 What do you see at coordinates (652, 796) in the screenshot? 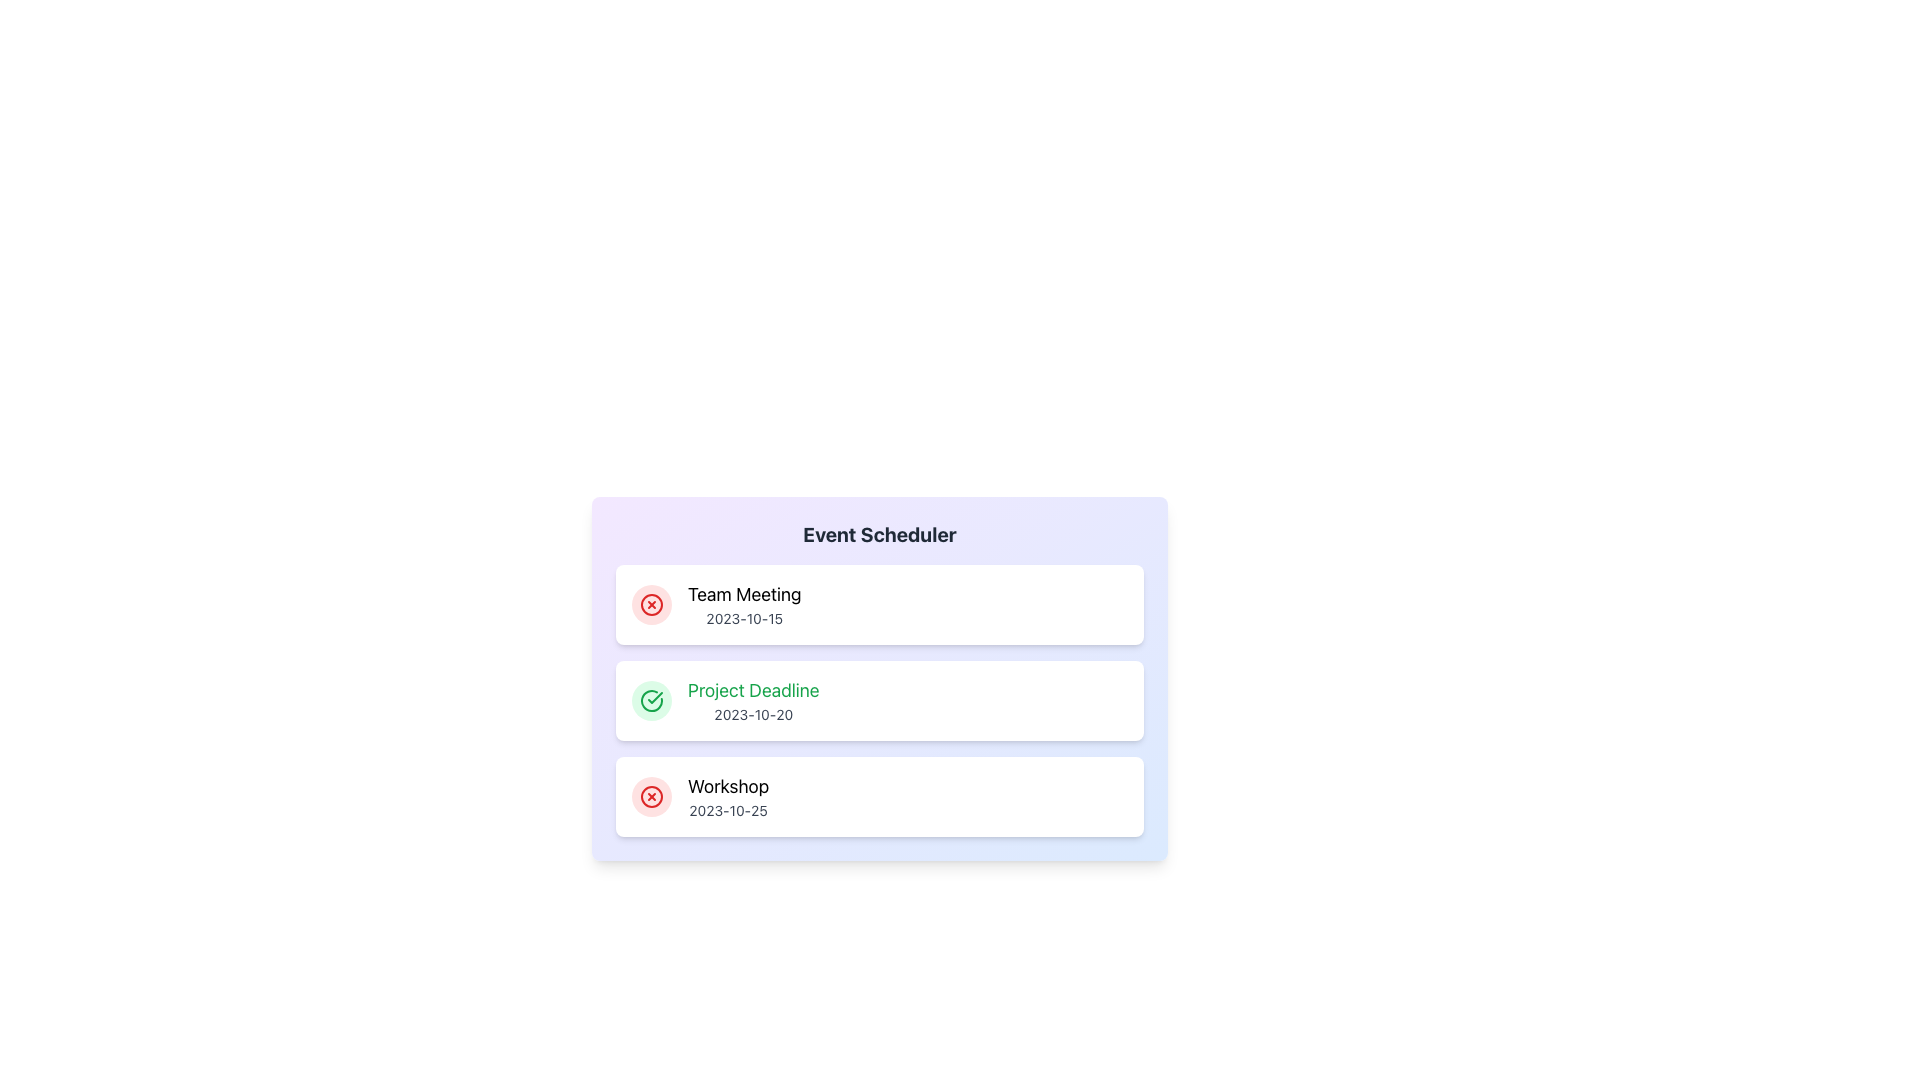
I see `the circular icon representing the status or action for the last event in the list, associated with 'Workshop' and '2023-10-25'` at bounding box center [652, 796].